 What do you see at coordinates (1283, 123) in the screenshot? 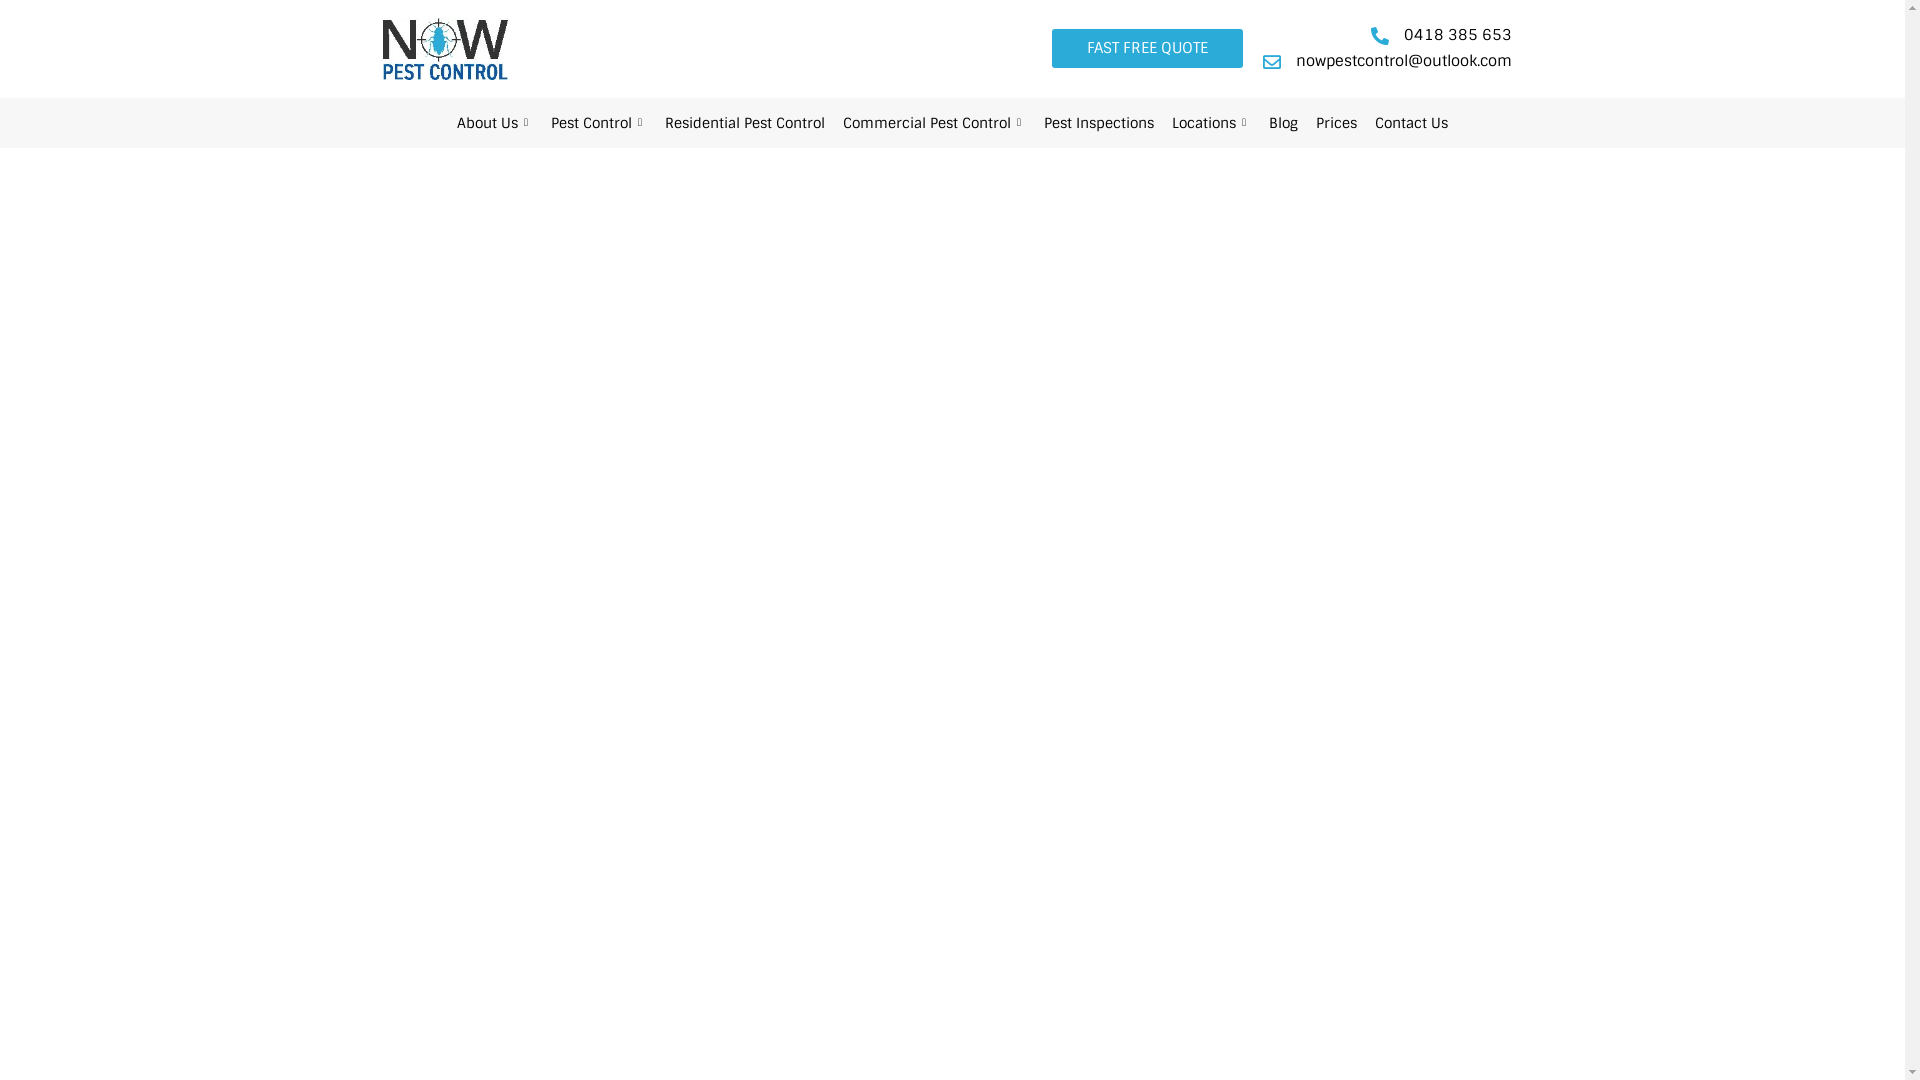
I see `'Blog'` at bounding box center [1283, 123].